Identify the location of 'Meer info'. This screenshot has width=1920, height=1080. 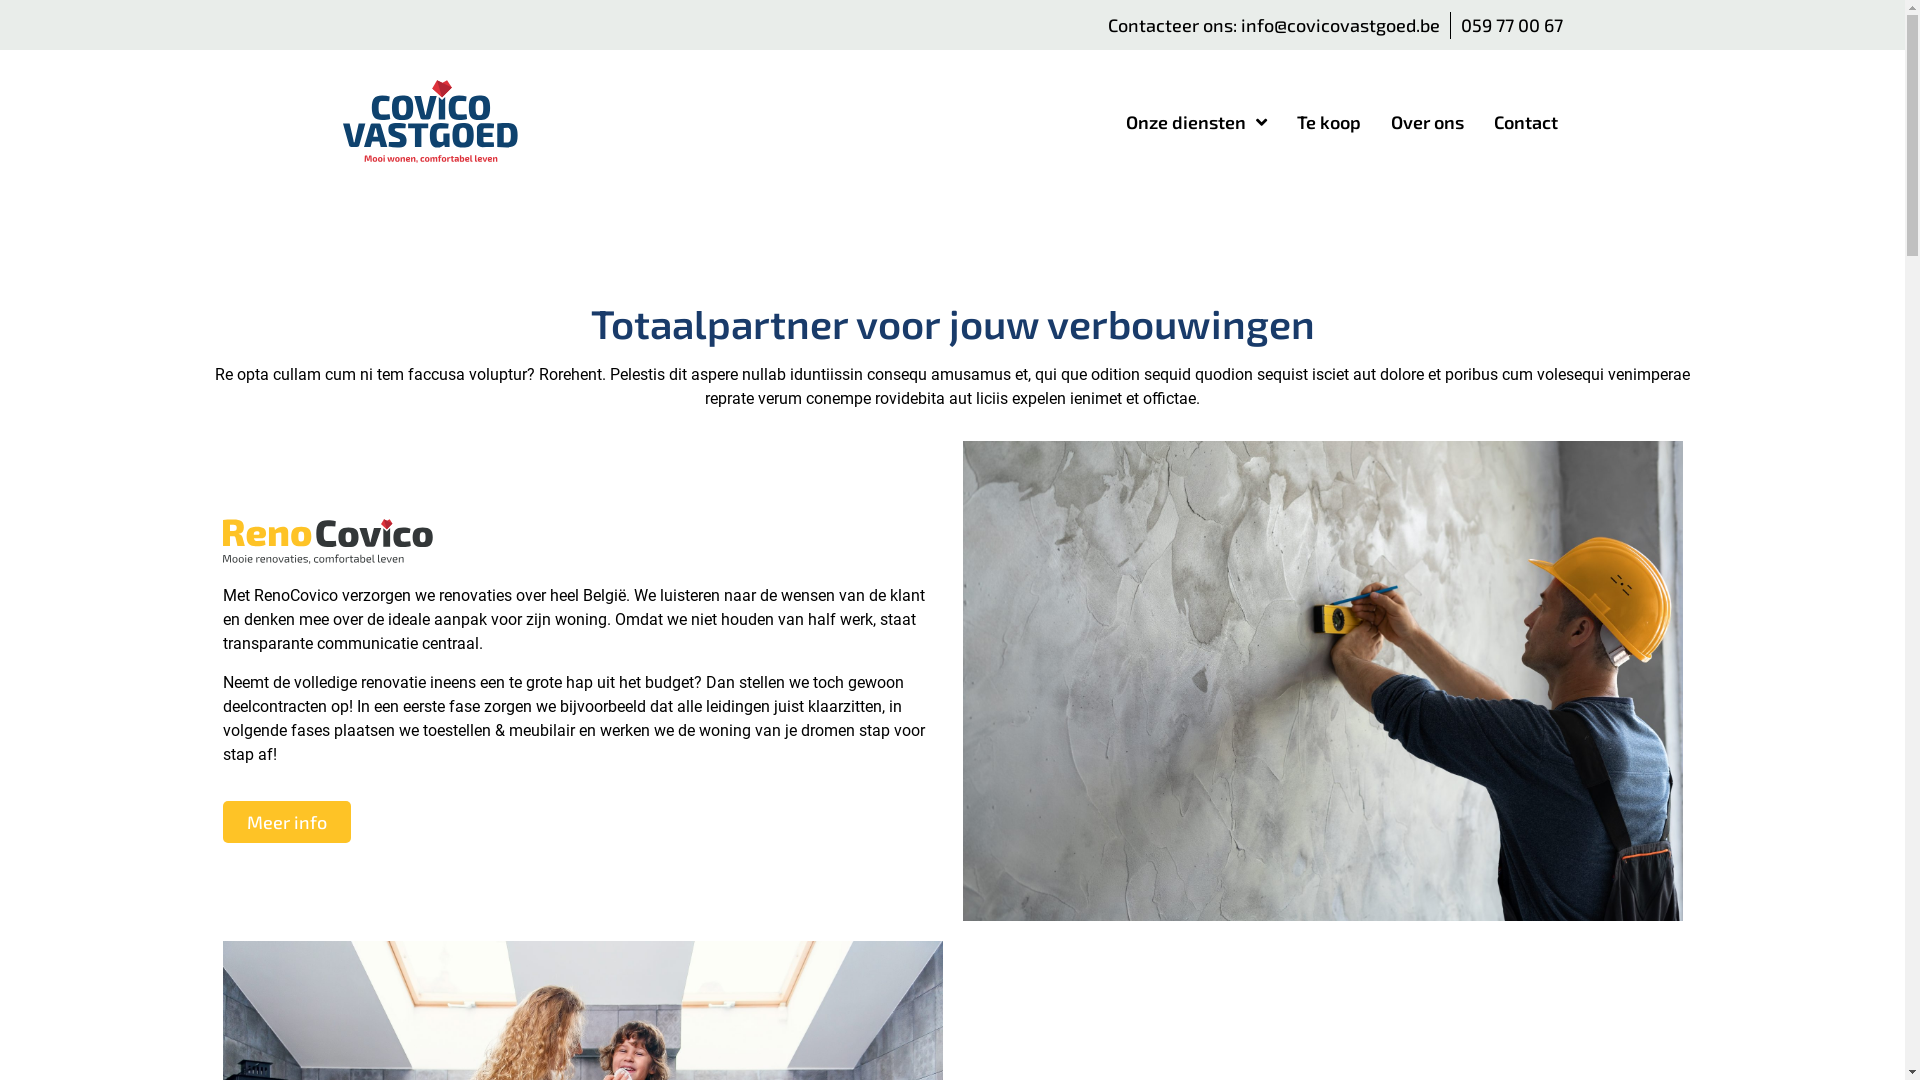
(285, 821).